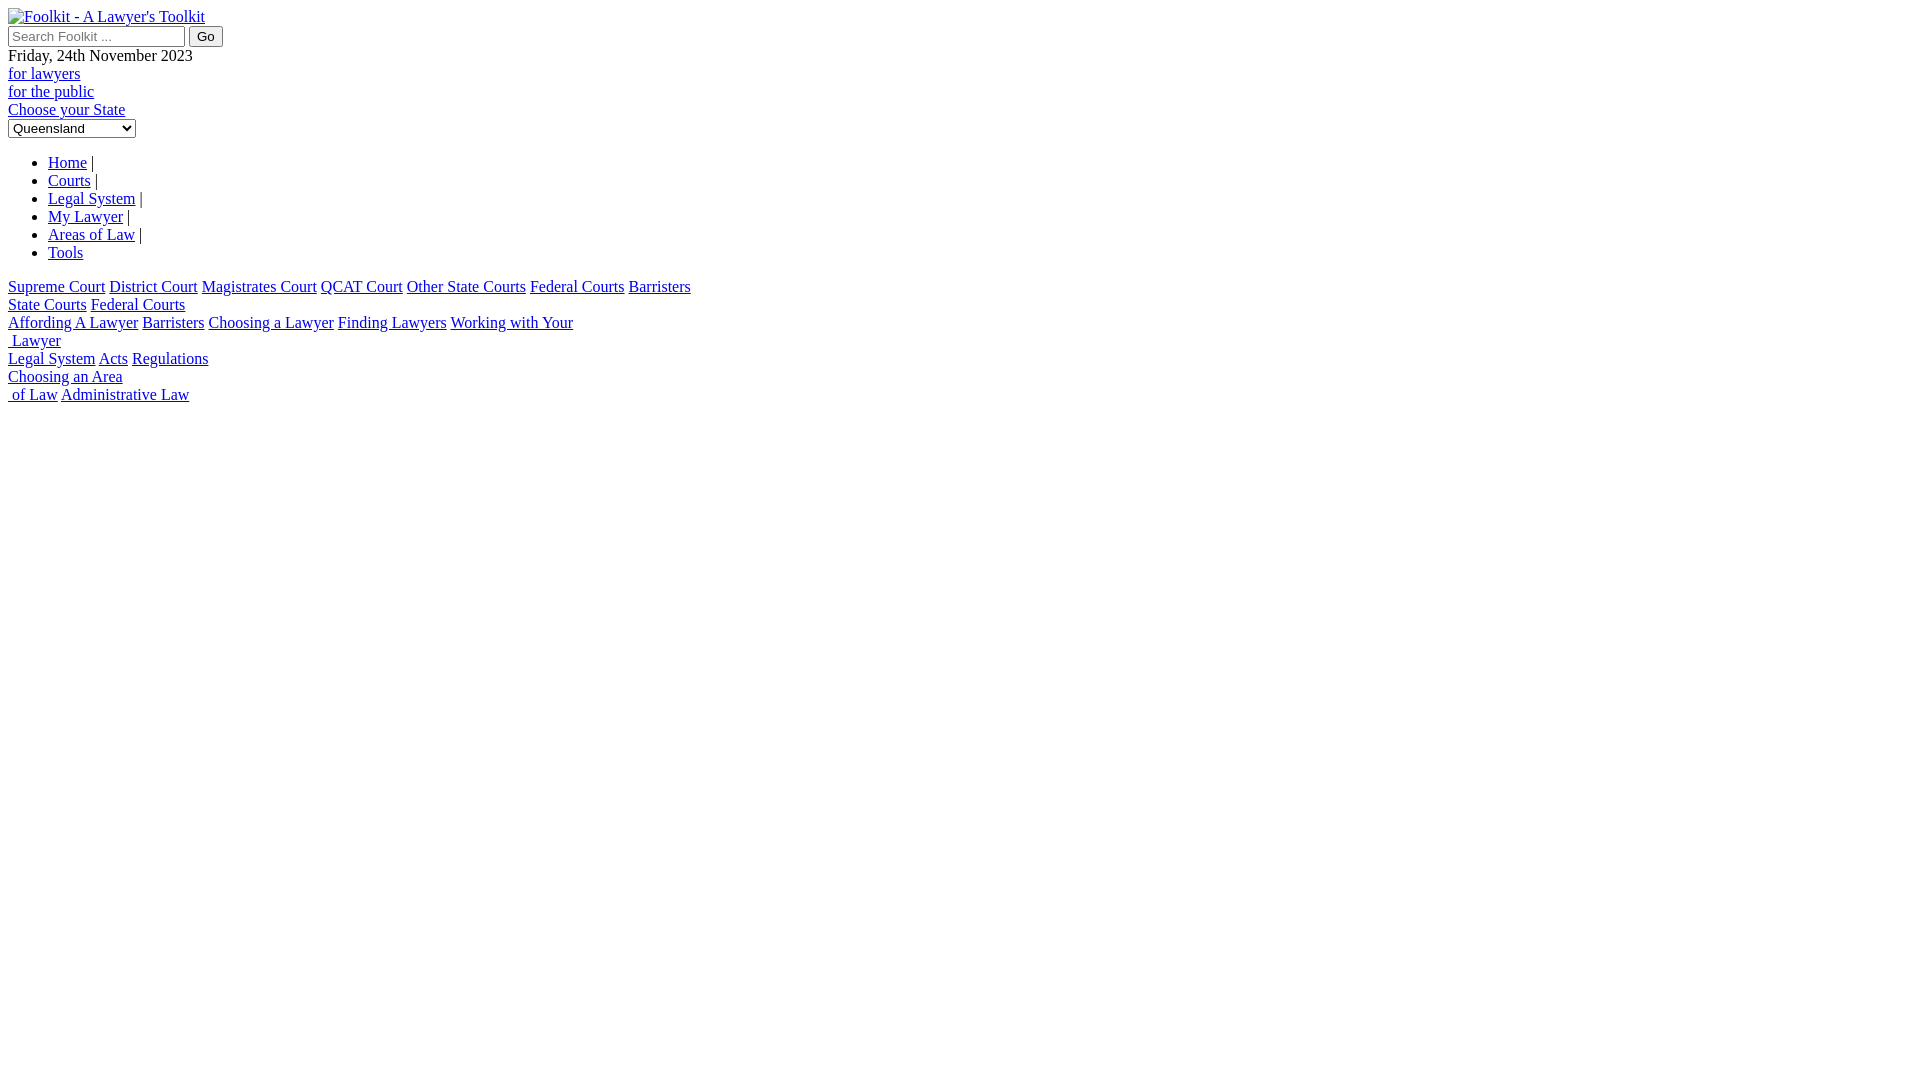 This screenshot has width=1920, height=1080. What do you see at coordinates (152, 286) in the screenshot?
I see `'District Court'` at bounding box center [152, 286].